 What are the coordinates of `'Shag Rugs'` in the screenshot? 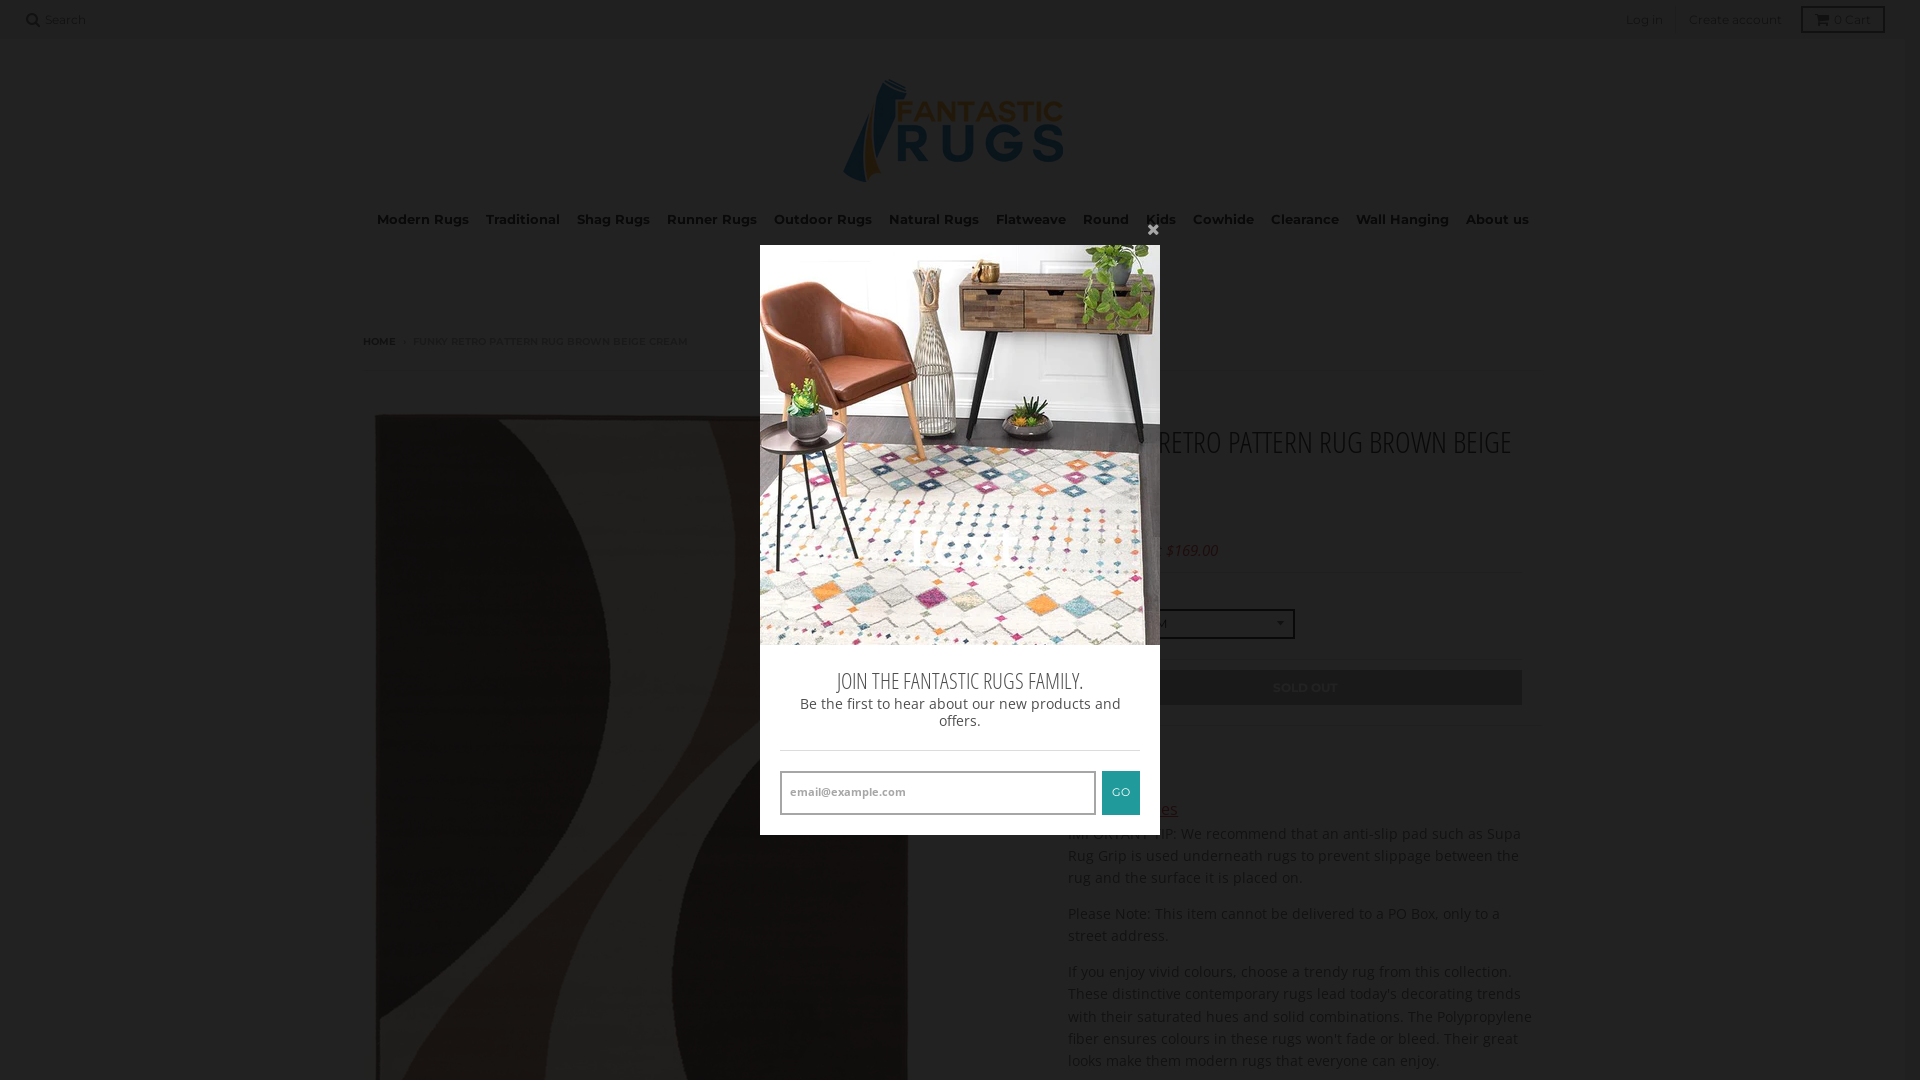 It's located at (612, 219).